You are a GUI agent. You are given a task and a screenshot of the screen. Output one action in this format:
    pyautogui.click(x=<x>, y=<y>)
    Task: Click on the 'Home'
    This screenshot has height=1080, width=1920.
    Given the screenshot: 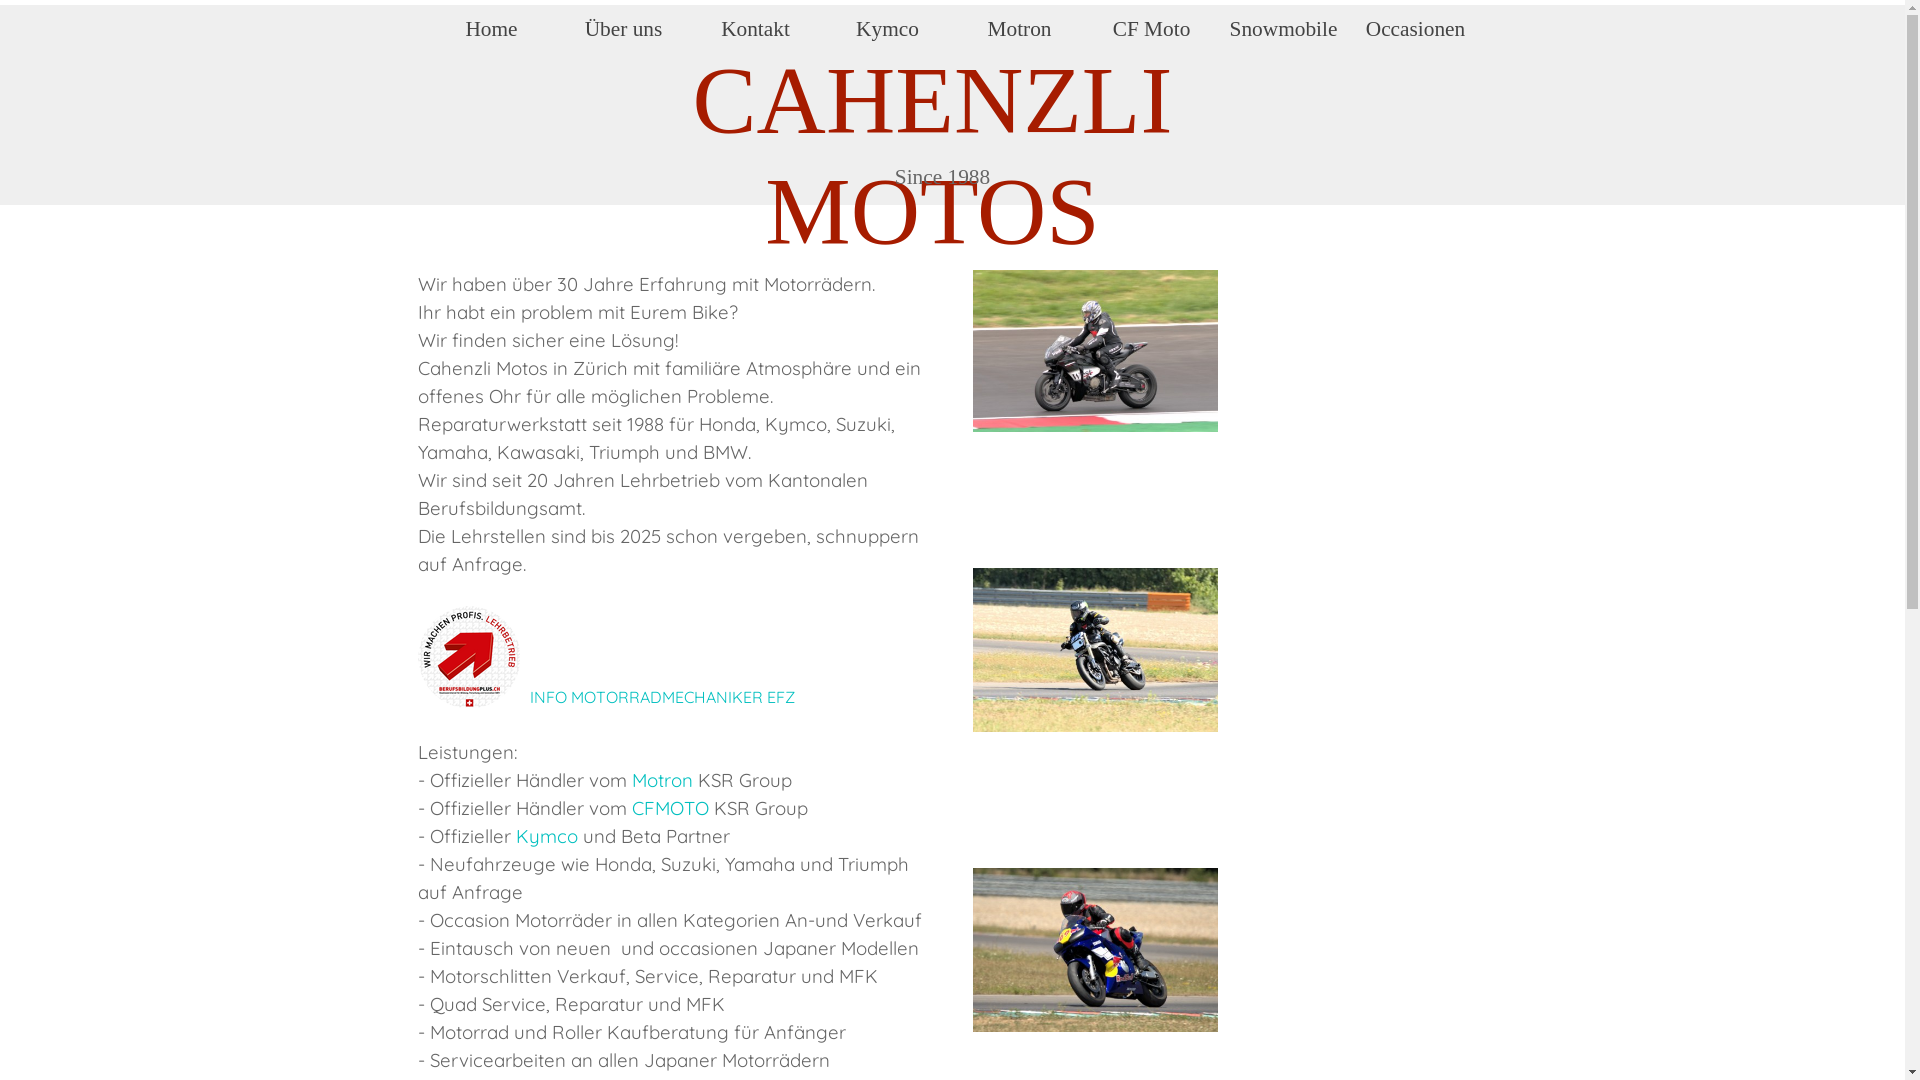 What is the action you would take?
    pyautogui.click(x=491, y=29)
    